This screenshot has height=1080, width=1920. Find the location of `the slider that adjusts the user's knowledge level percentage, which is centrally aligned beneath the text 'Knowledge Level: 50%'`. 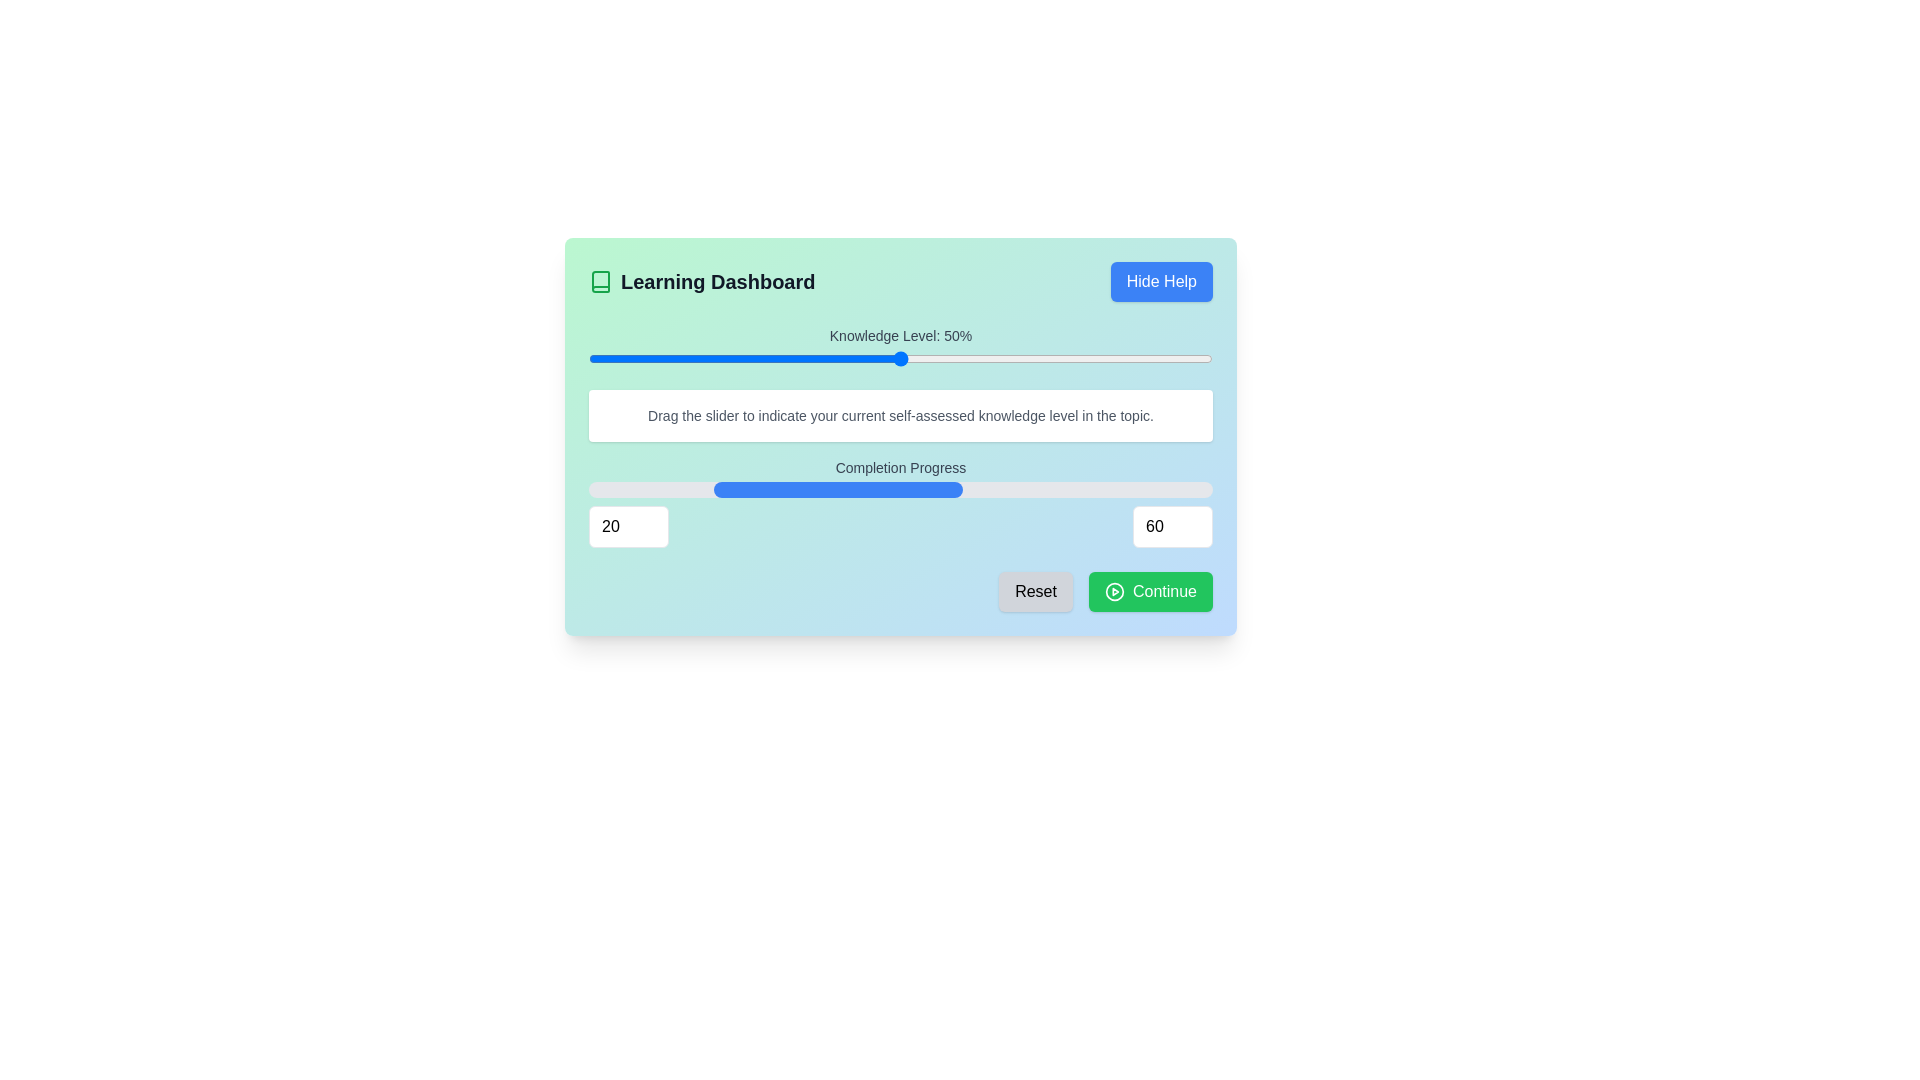

the slider that adjusts the user's knowledge level percentage, which is centrally aligned beneath the text 'Knowledge Level: 50%' is located at coordinates (900, 357).